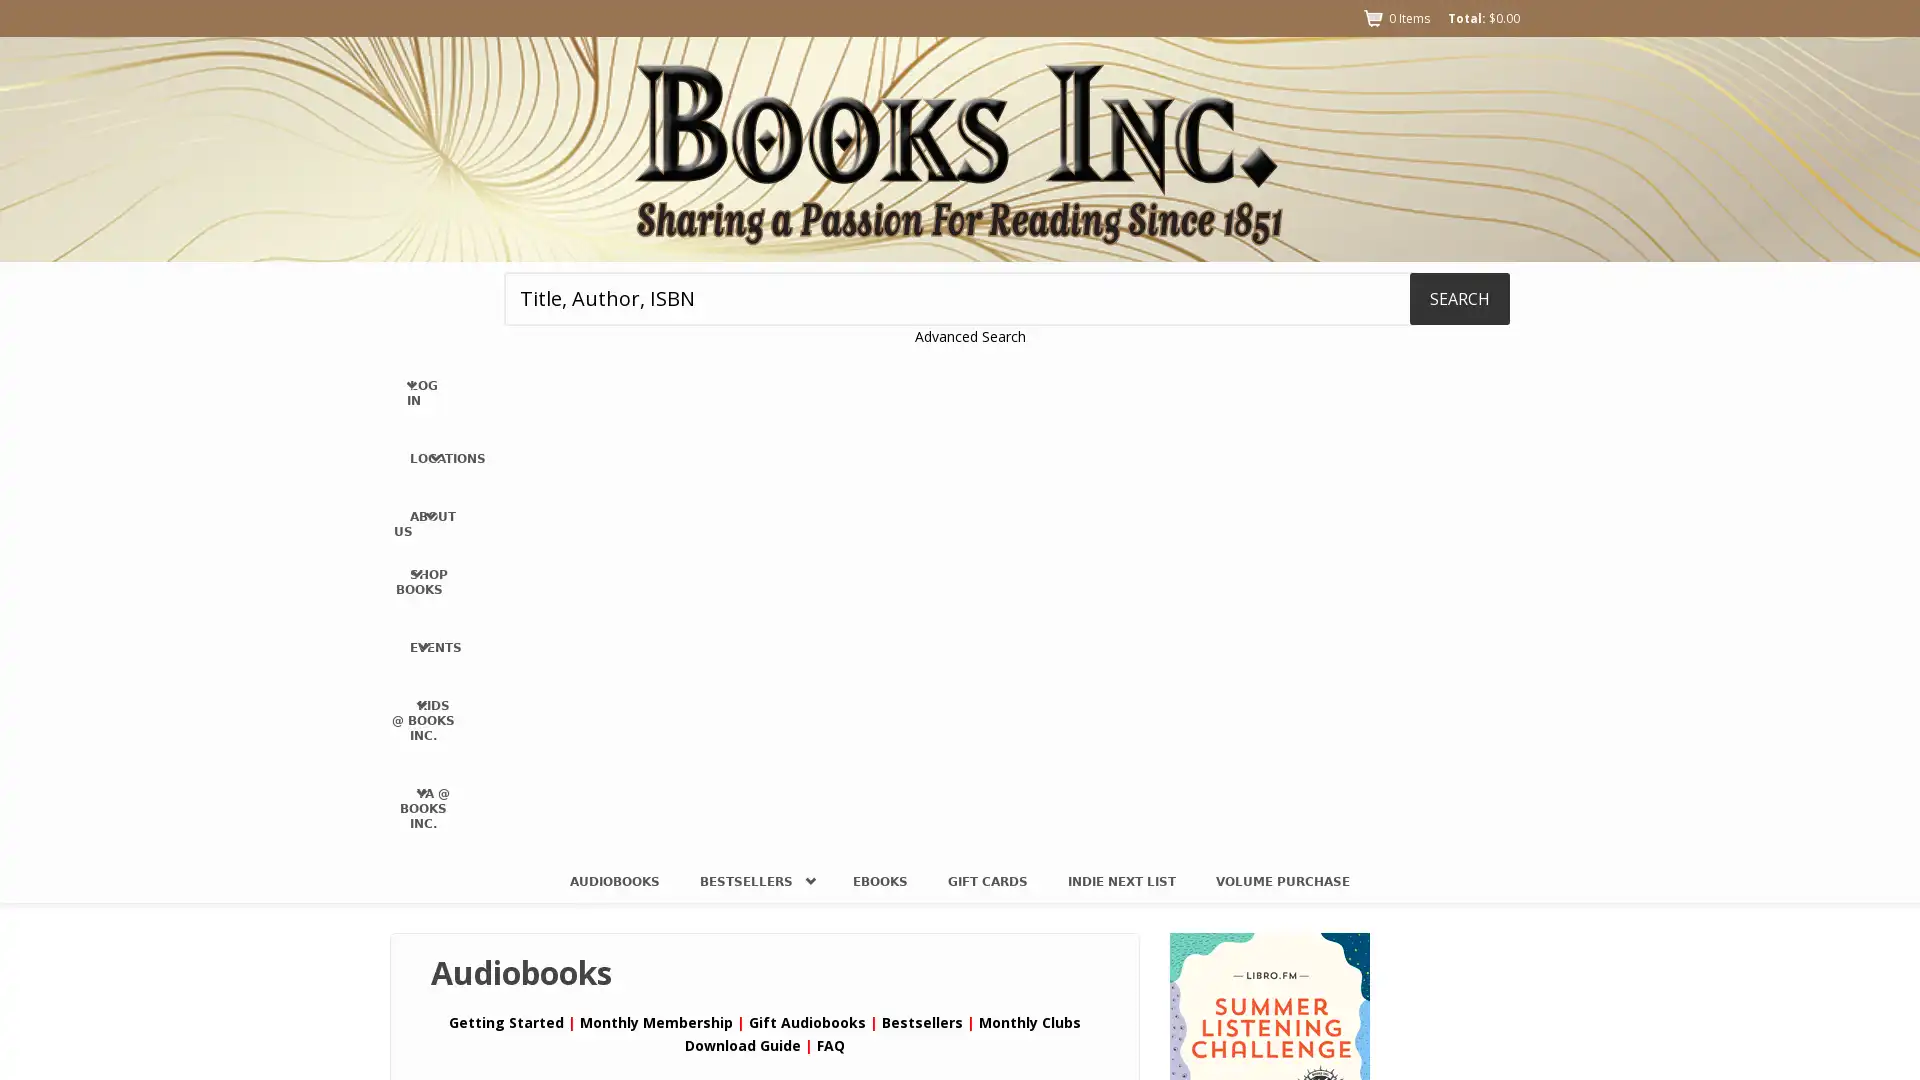 The height and width of the screenshot is (1080, 1920). What do you see at coordinates (1459, 297) in the screenshot?
I see `Search` at bounding box center [1459, 297].